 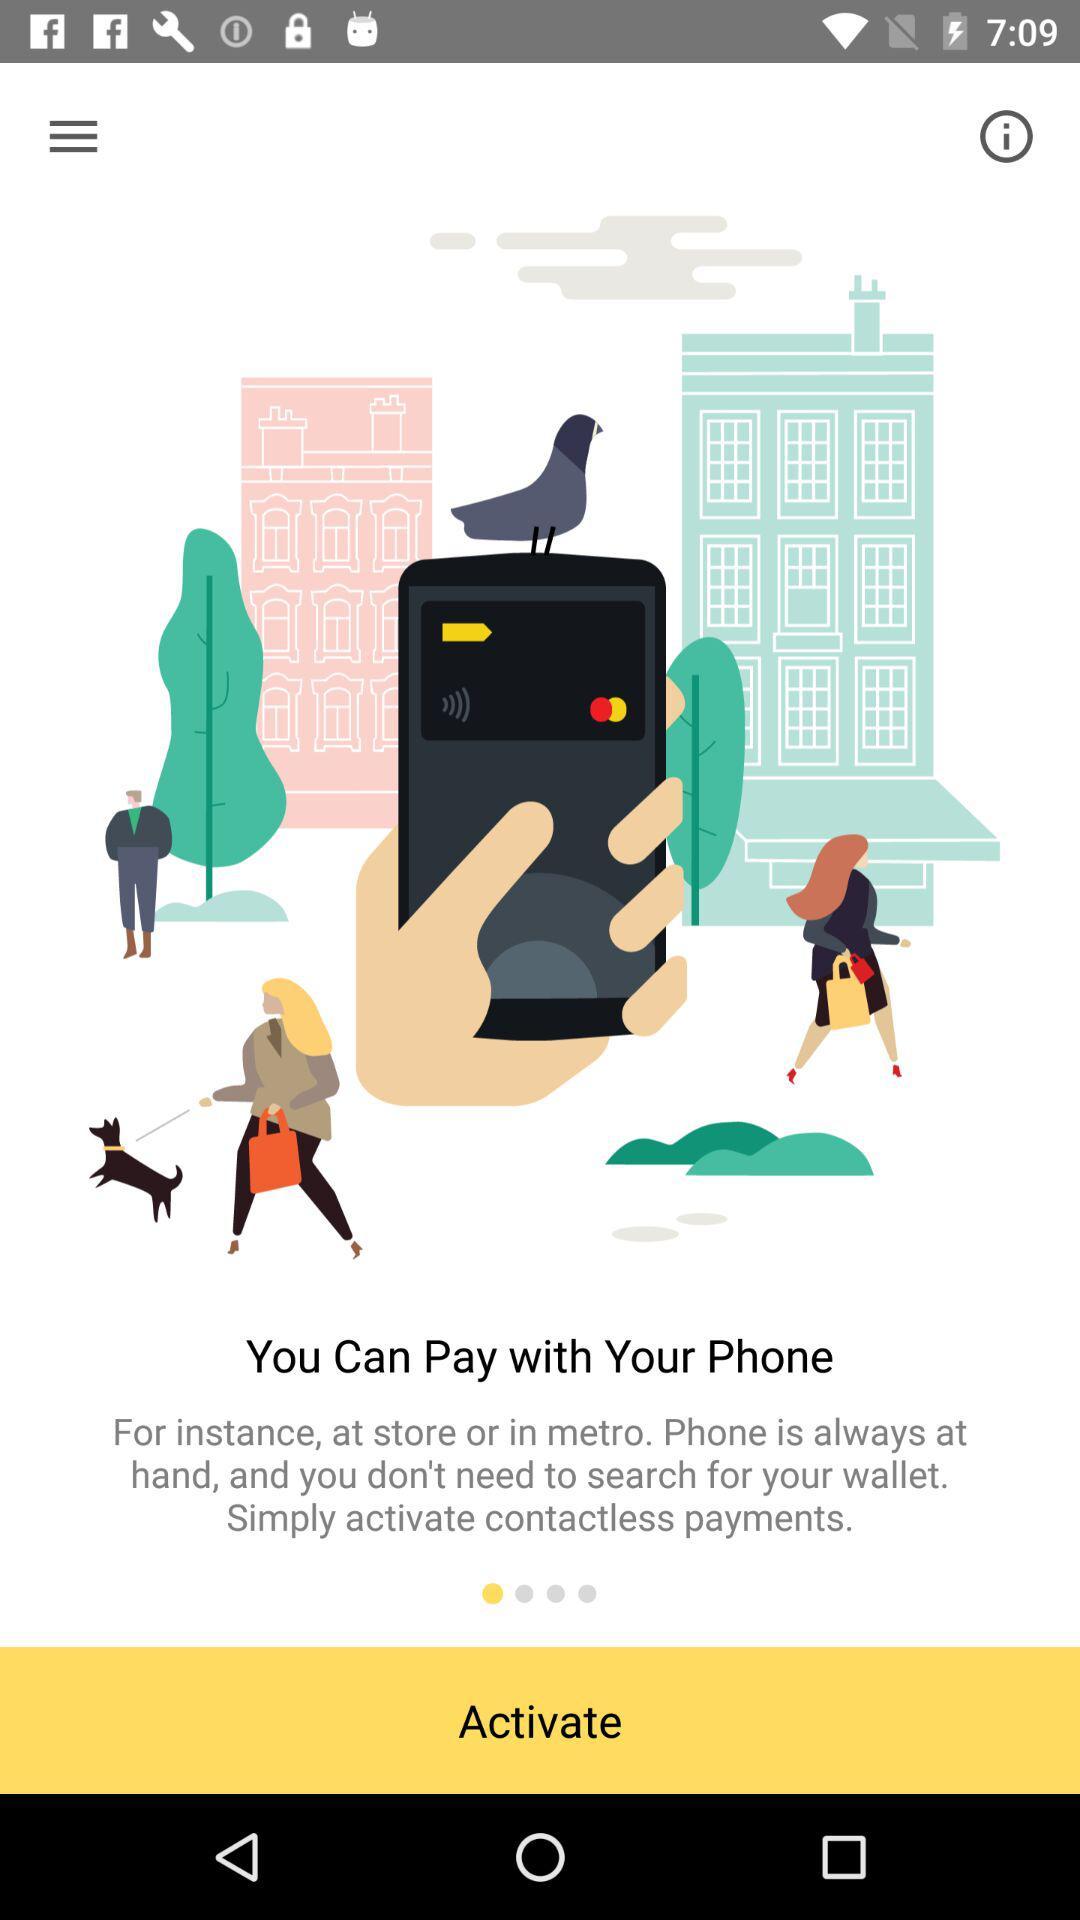 What do you see at coordinates (1006, 135) in the screenshot?
I see `information button` at bounding box center [1006, 135].